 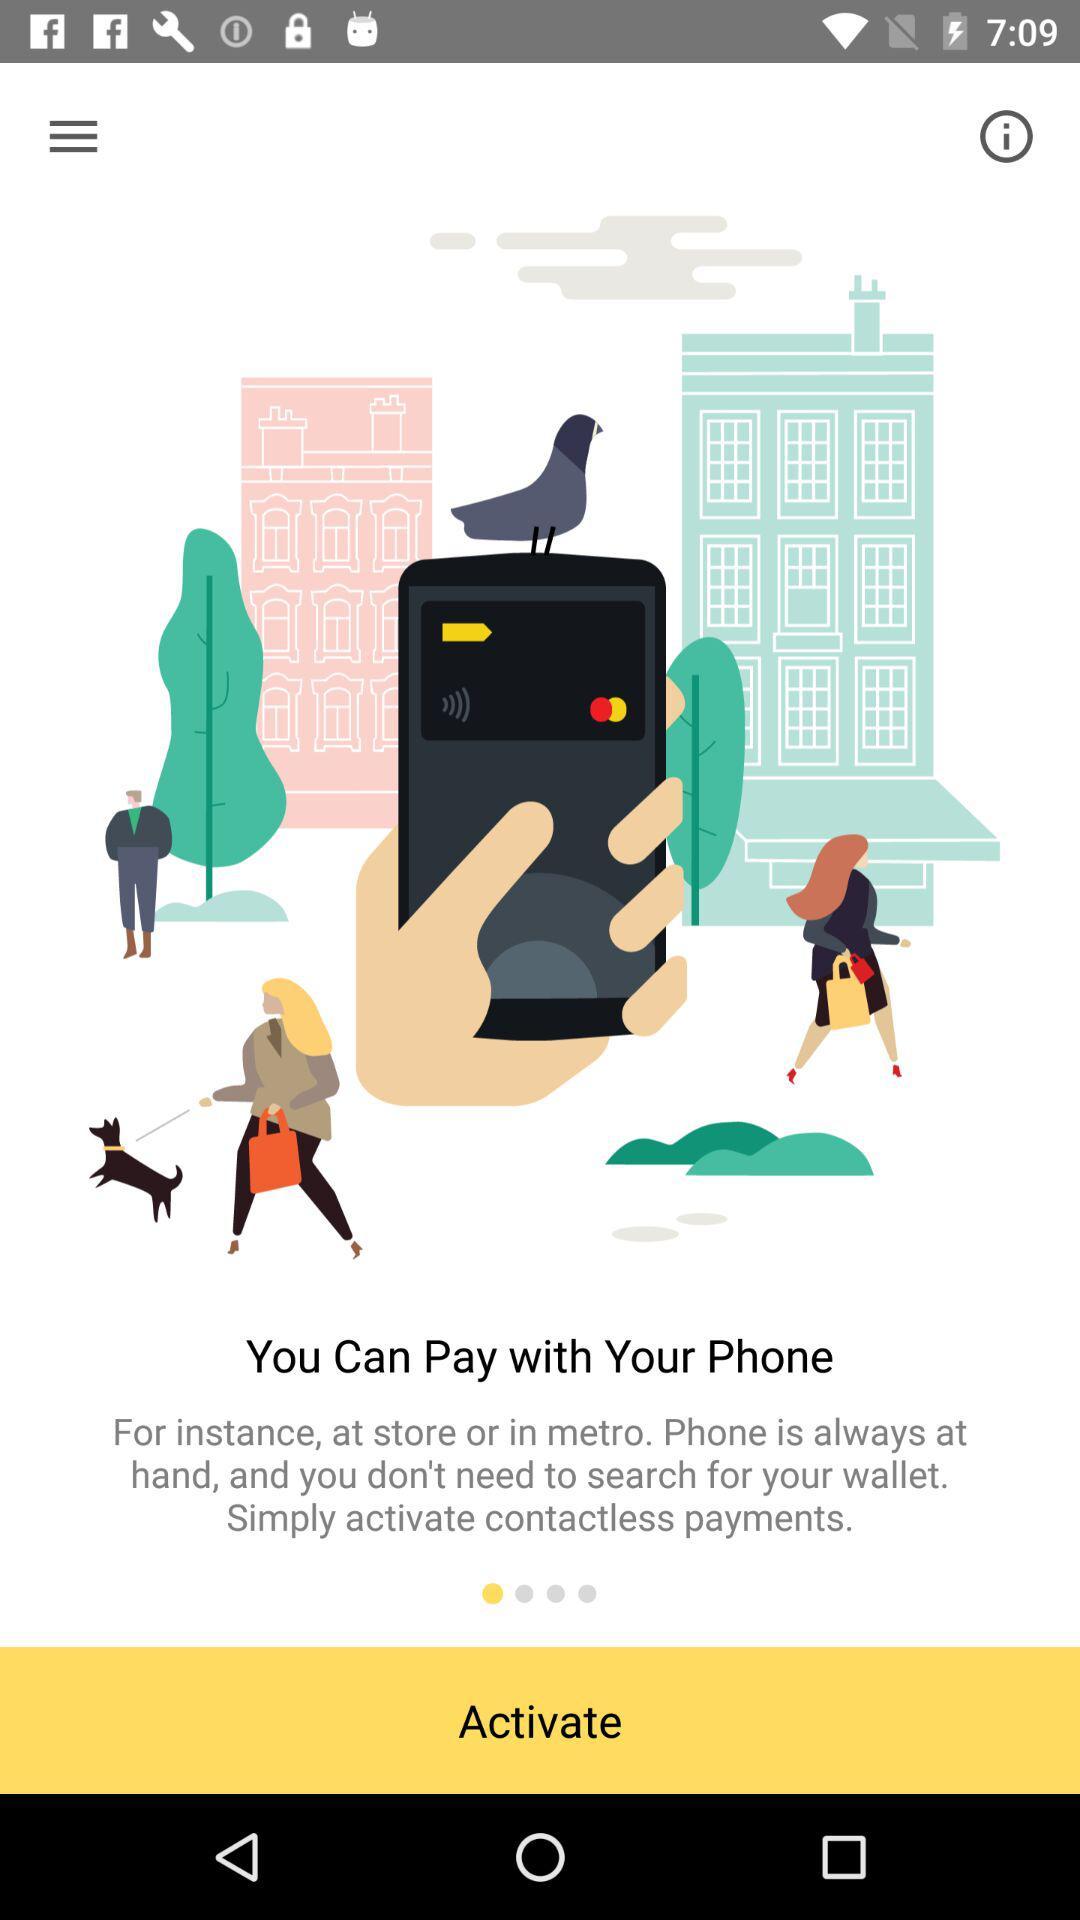 What do you see at coordinates (1006, 135) in the screenshot?
I see `information button` at bounding box center [1006, 135].